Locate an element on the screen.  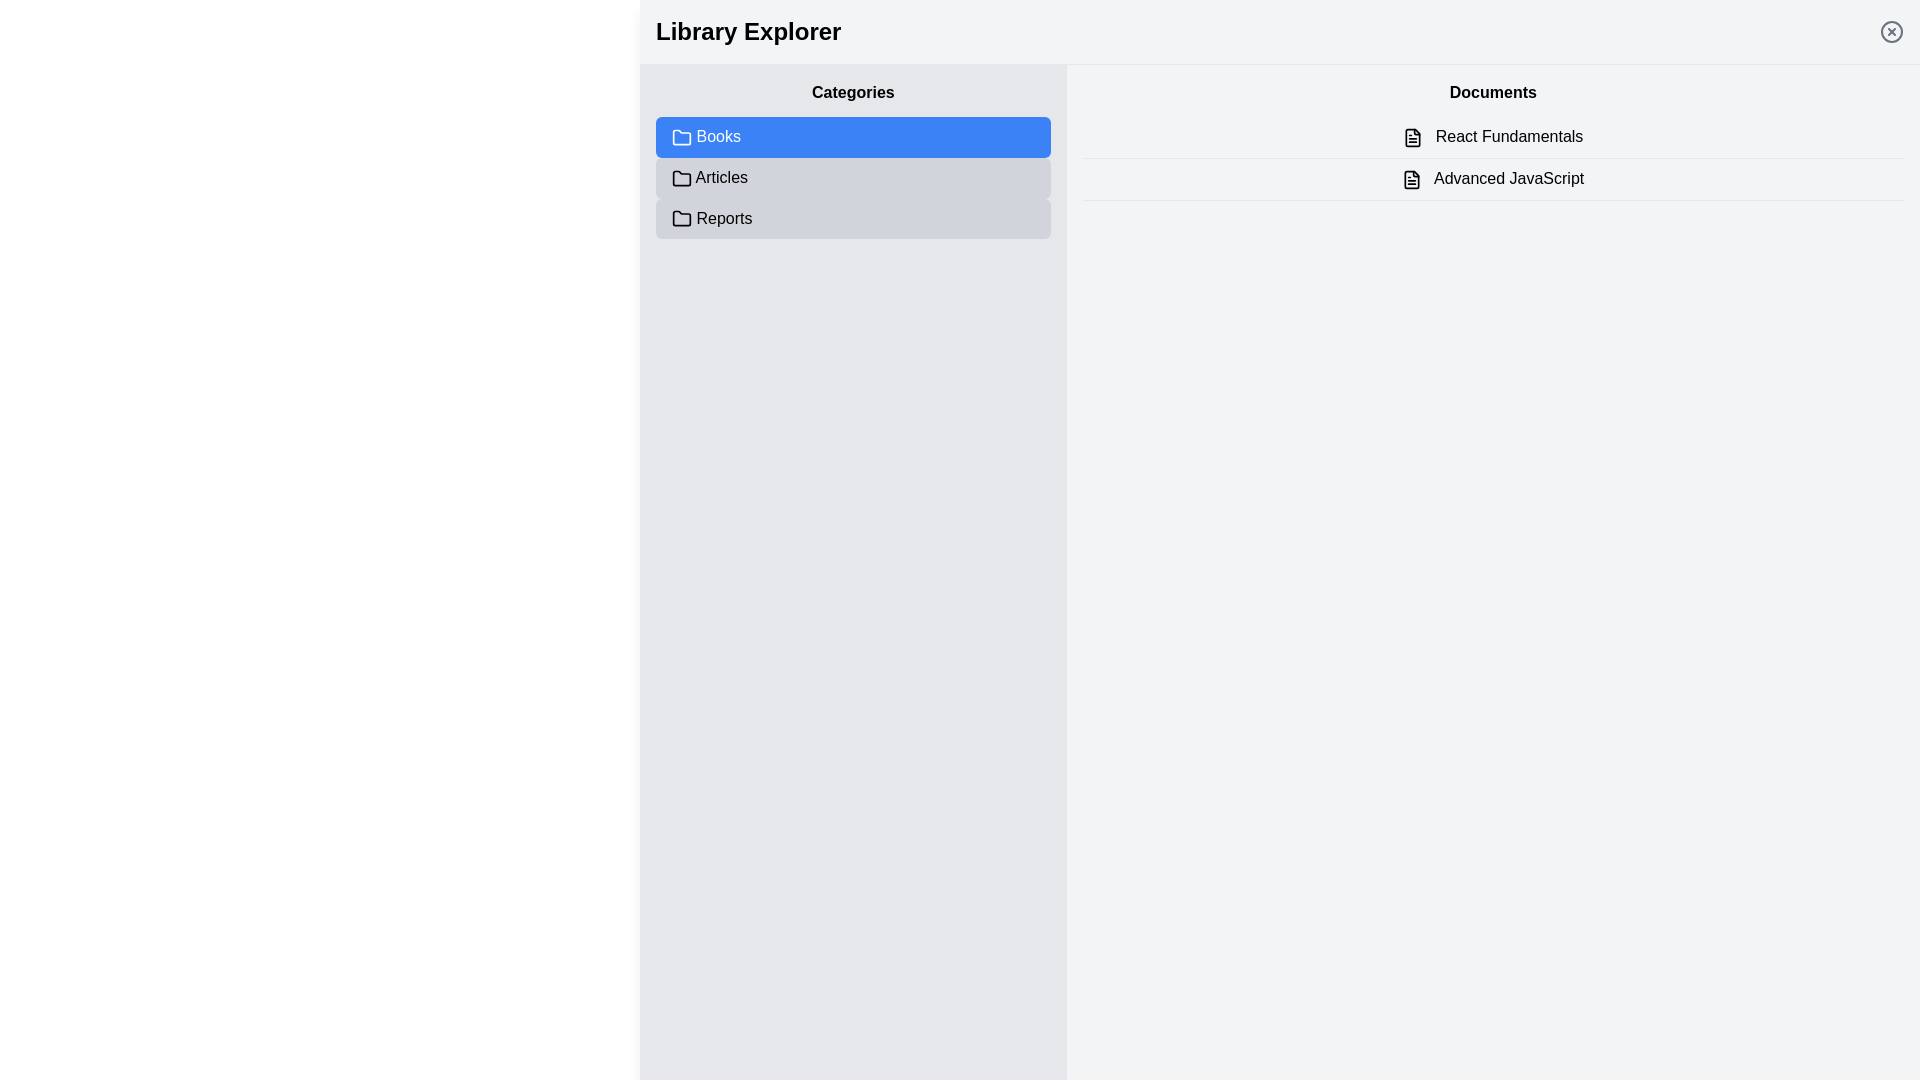
the text label header reading 'Categories', which is styled in bold and serves as a section header for items like 'Books', 'Articles', and 'Reports' is located at coordinates (853, 92).